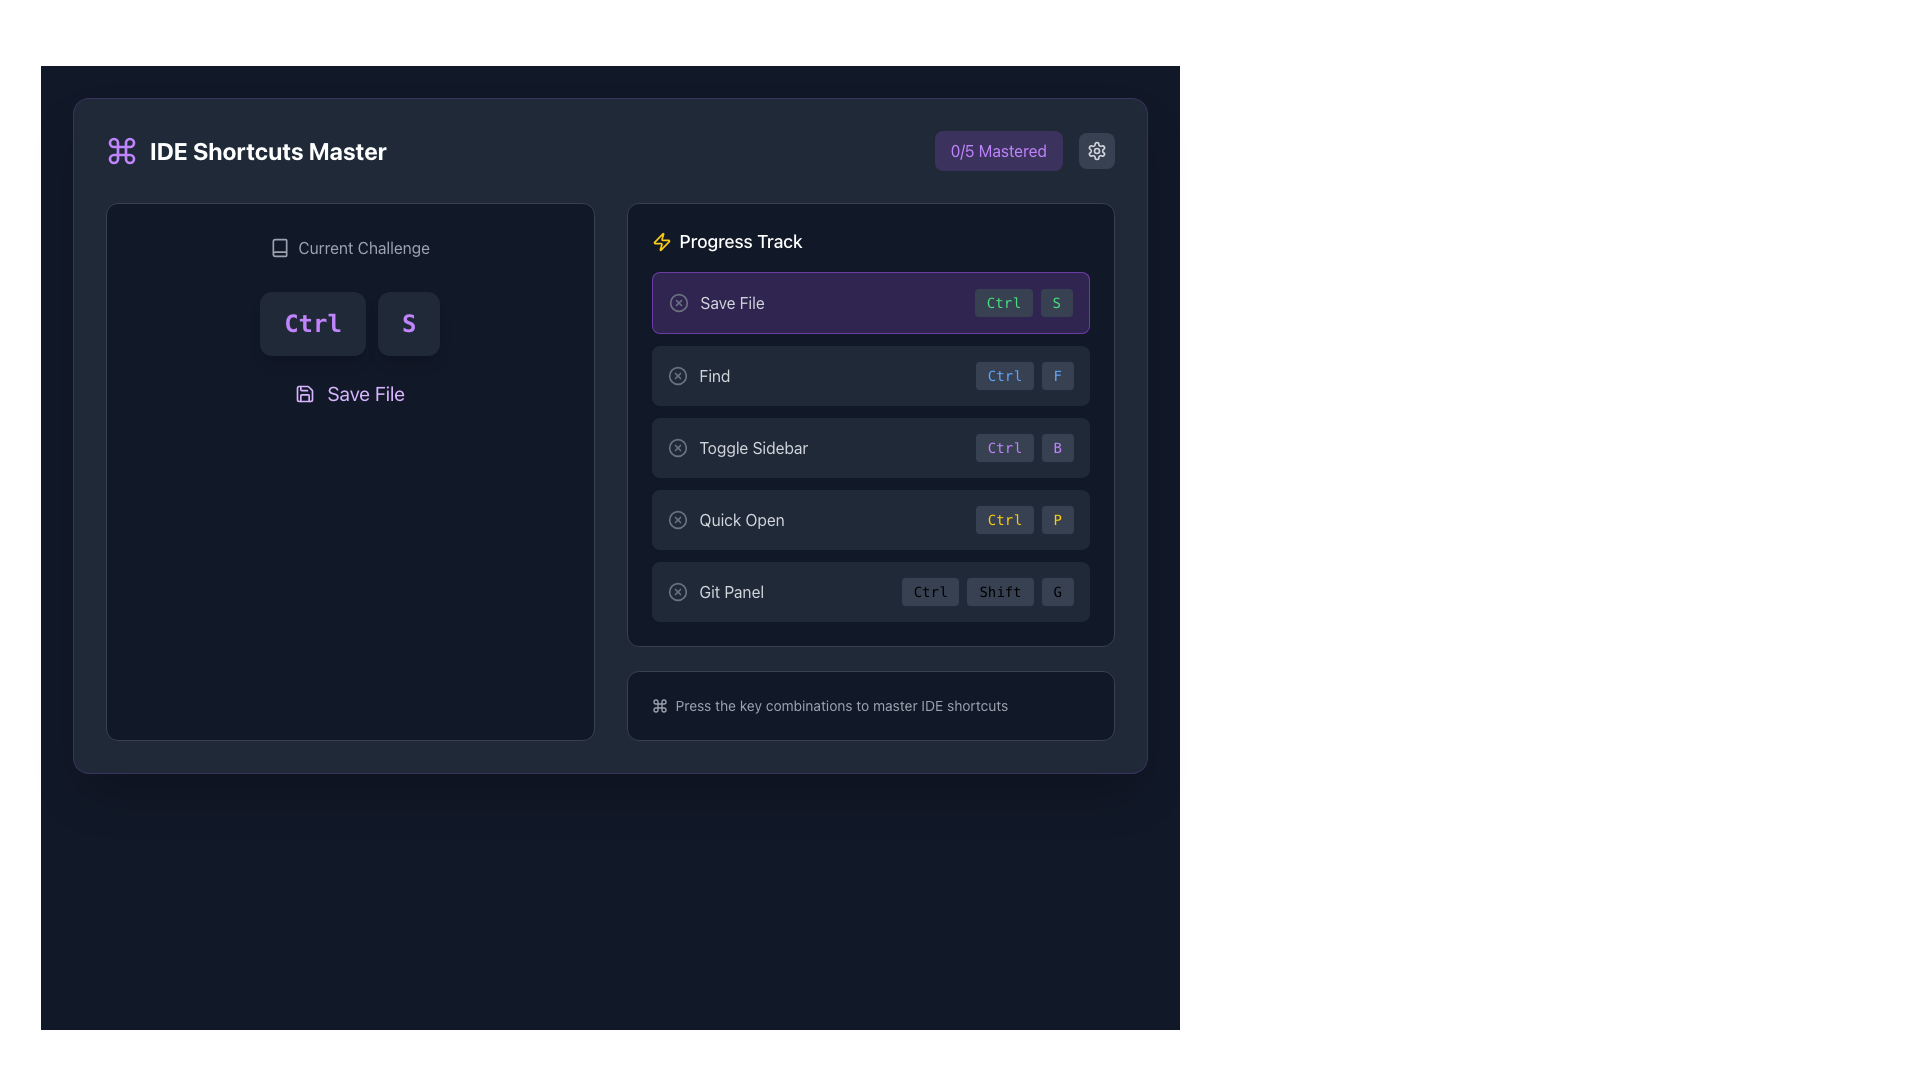 The width and height of the screenshot is (1920, 1080). Describe the element at coordinates (1024, 519) in the screenshot. I see `text inside the Shortcut visual indicator for the 'Quick Open' feature located to the right of the 'Quick Open' label in the 'Progress Track' section` at that location.